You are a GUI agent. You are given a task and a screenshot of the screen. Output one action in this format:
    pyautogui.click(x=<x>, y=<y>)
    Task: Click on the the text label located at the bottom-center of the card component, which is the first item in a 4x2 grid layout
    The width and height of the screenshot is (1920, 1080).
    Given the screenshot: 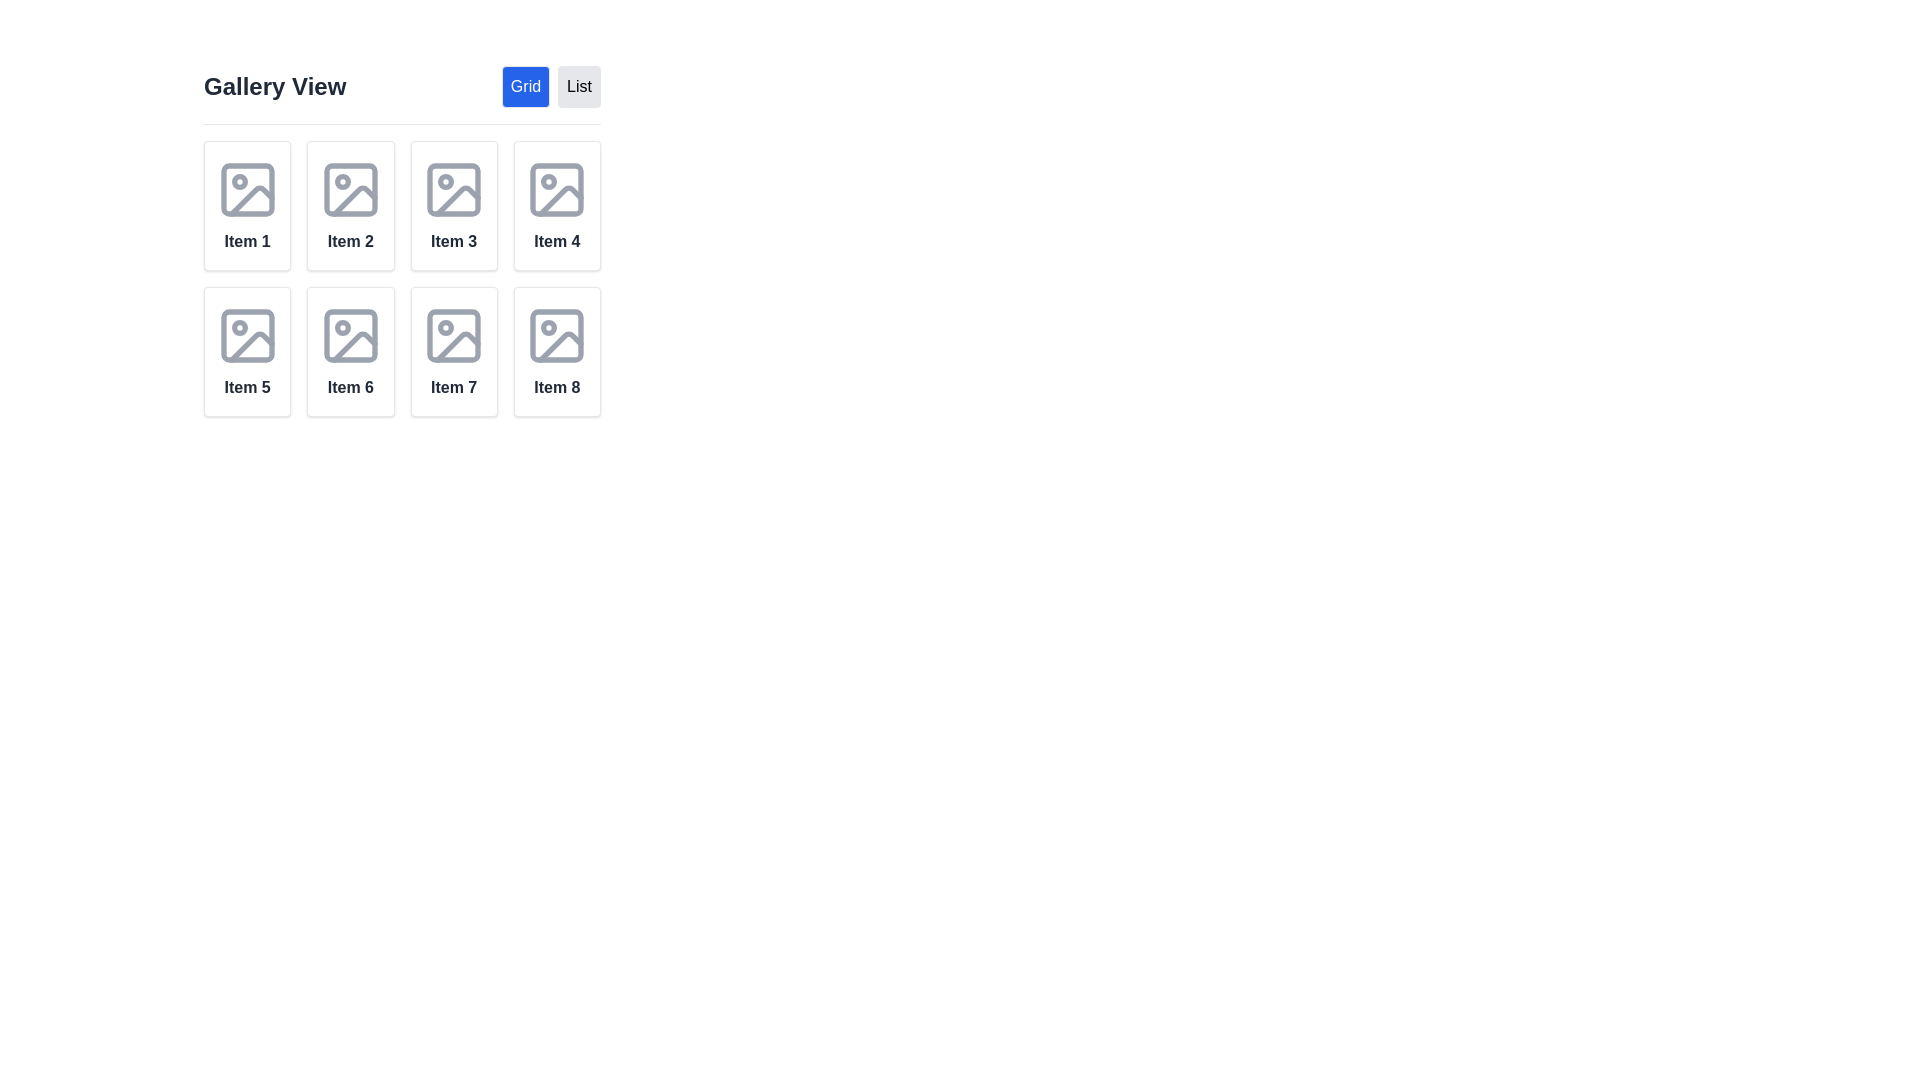 What is the action you would take?
    pyautogui.click(x=246, y=241)
    